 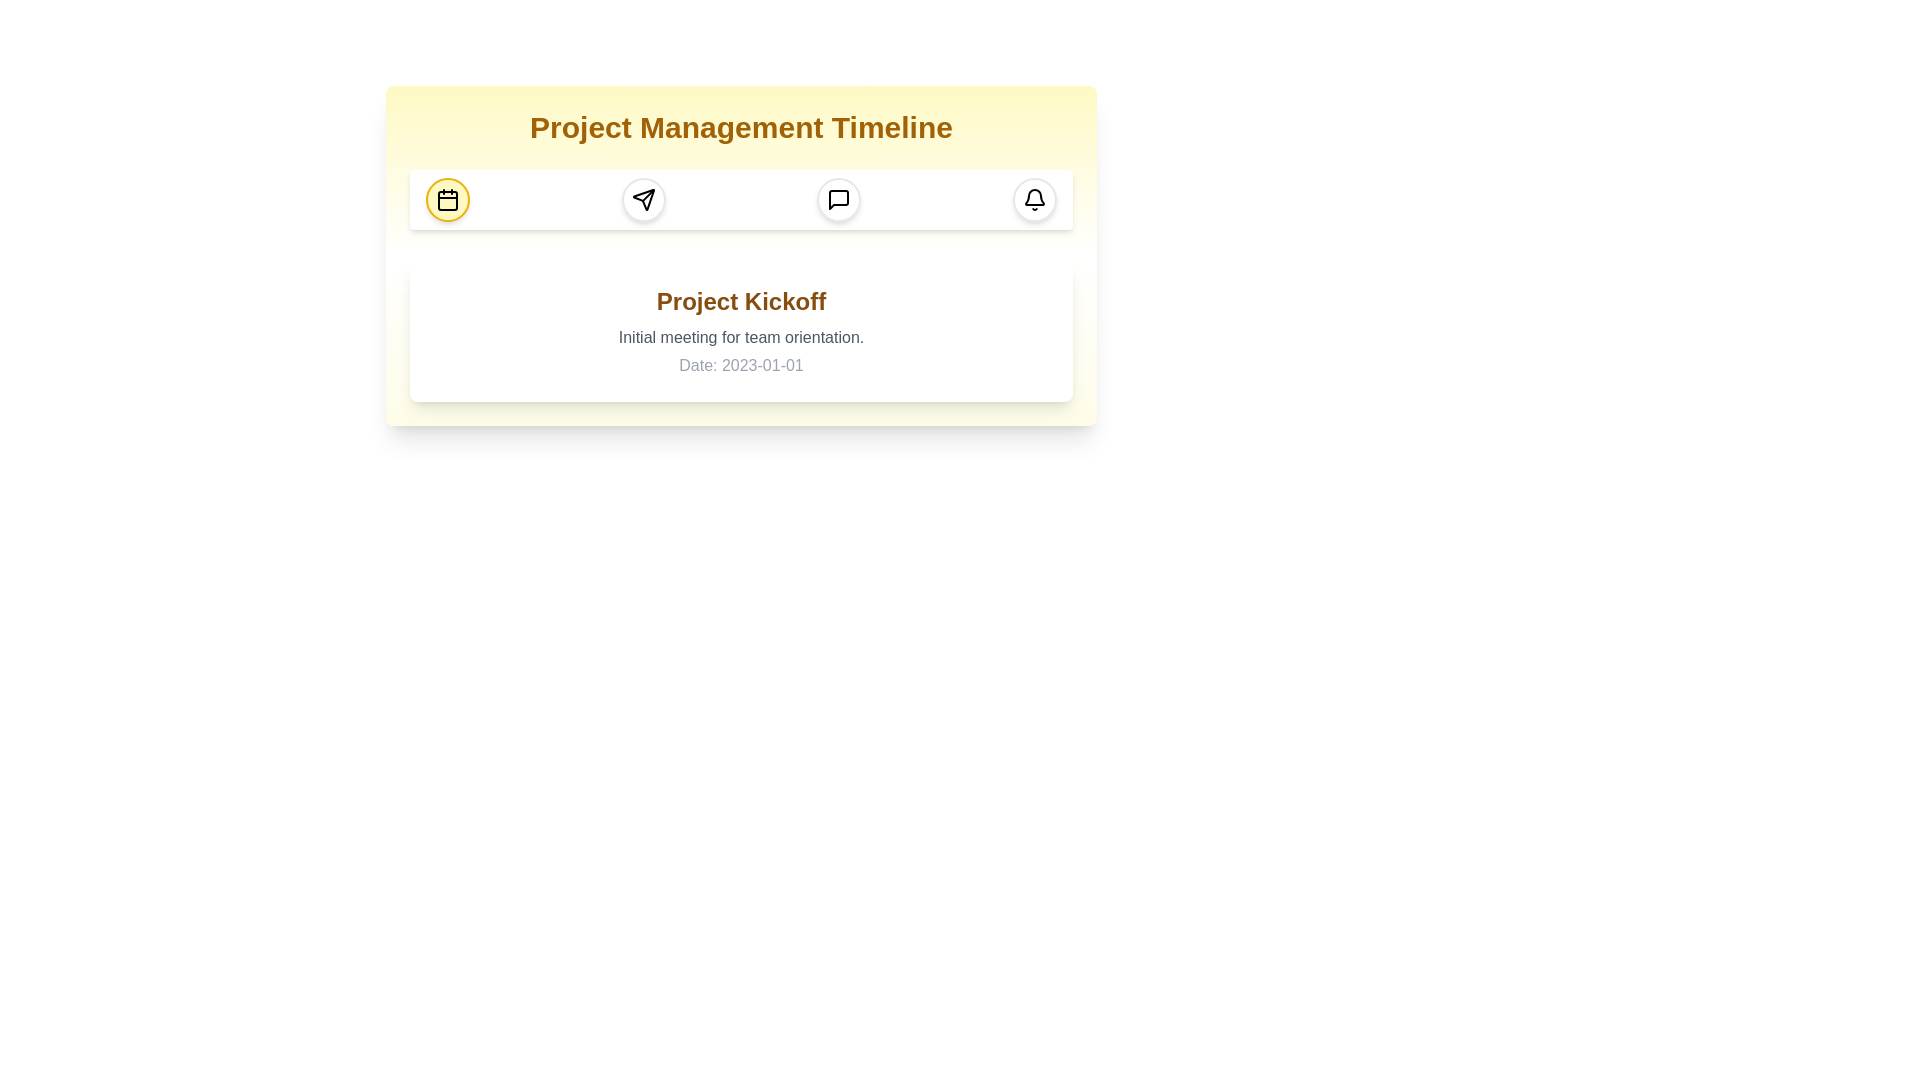 I want to click on the speech bubble-shaped icon located in the top-right section of the interface under 'Project Management Timeline', so click(x=839, y=200).